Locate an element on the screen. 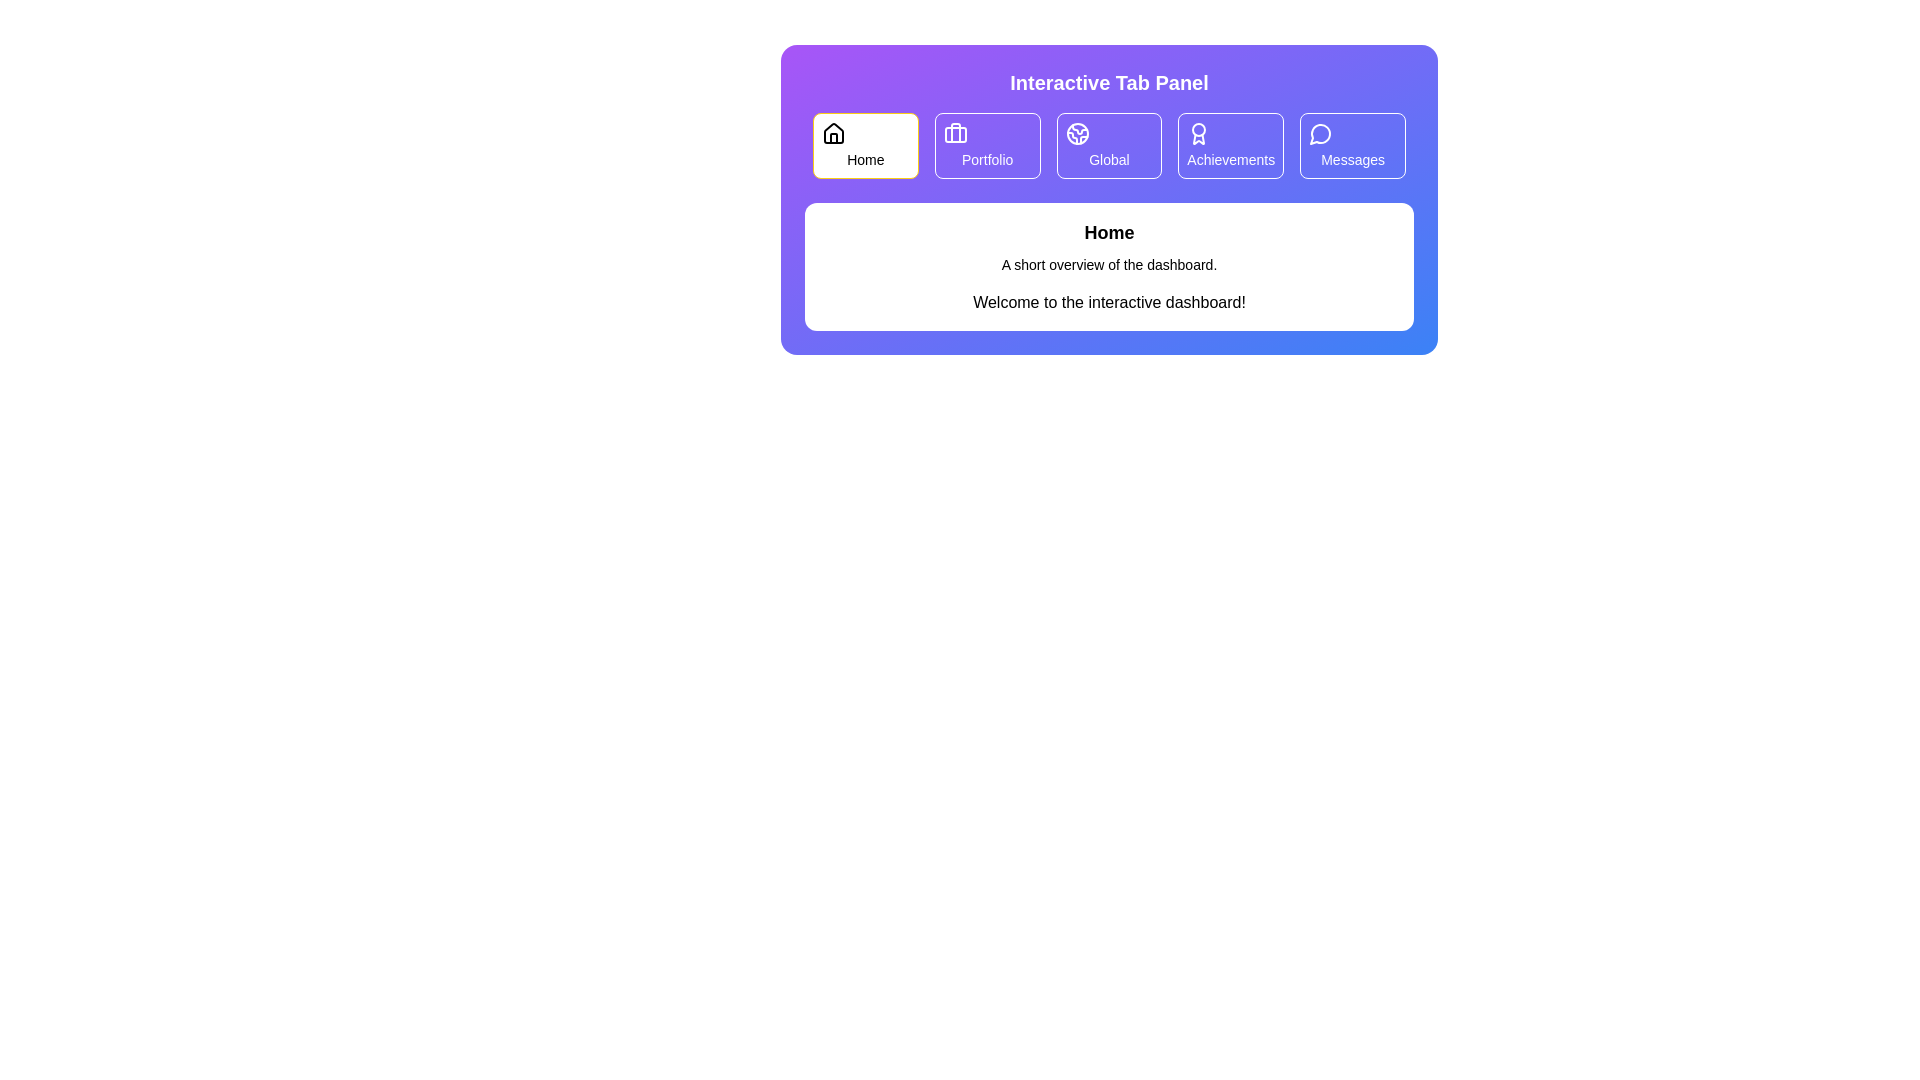 This screenshot has width=1920, height=1080. the SVG Circle element within the 'Achievements' tab, which visually represents achievements as part of the award icon design is located at coordinates (1199, 130).